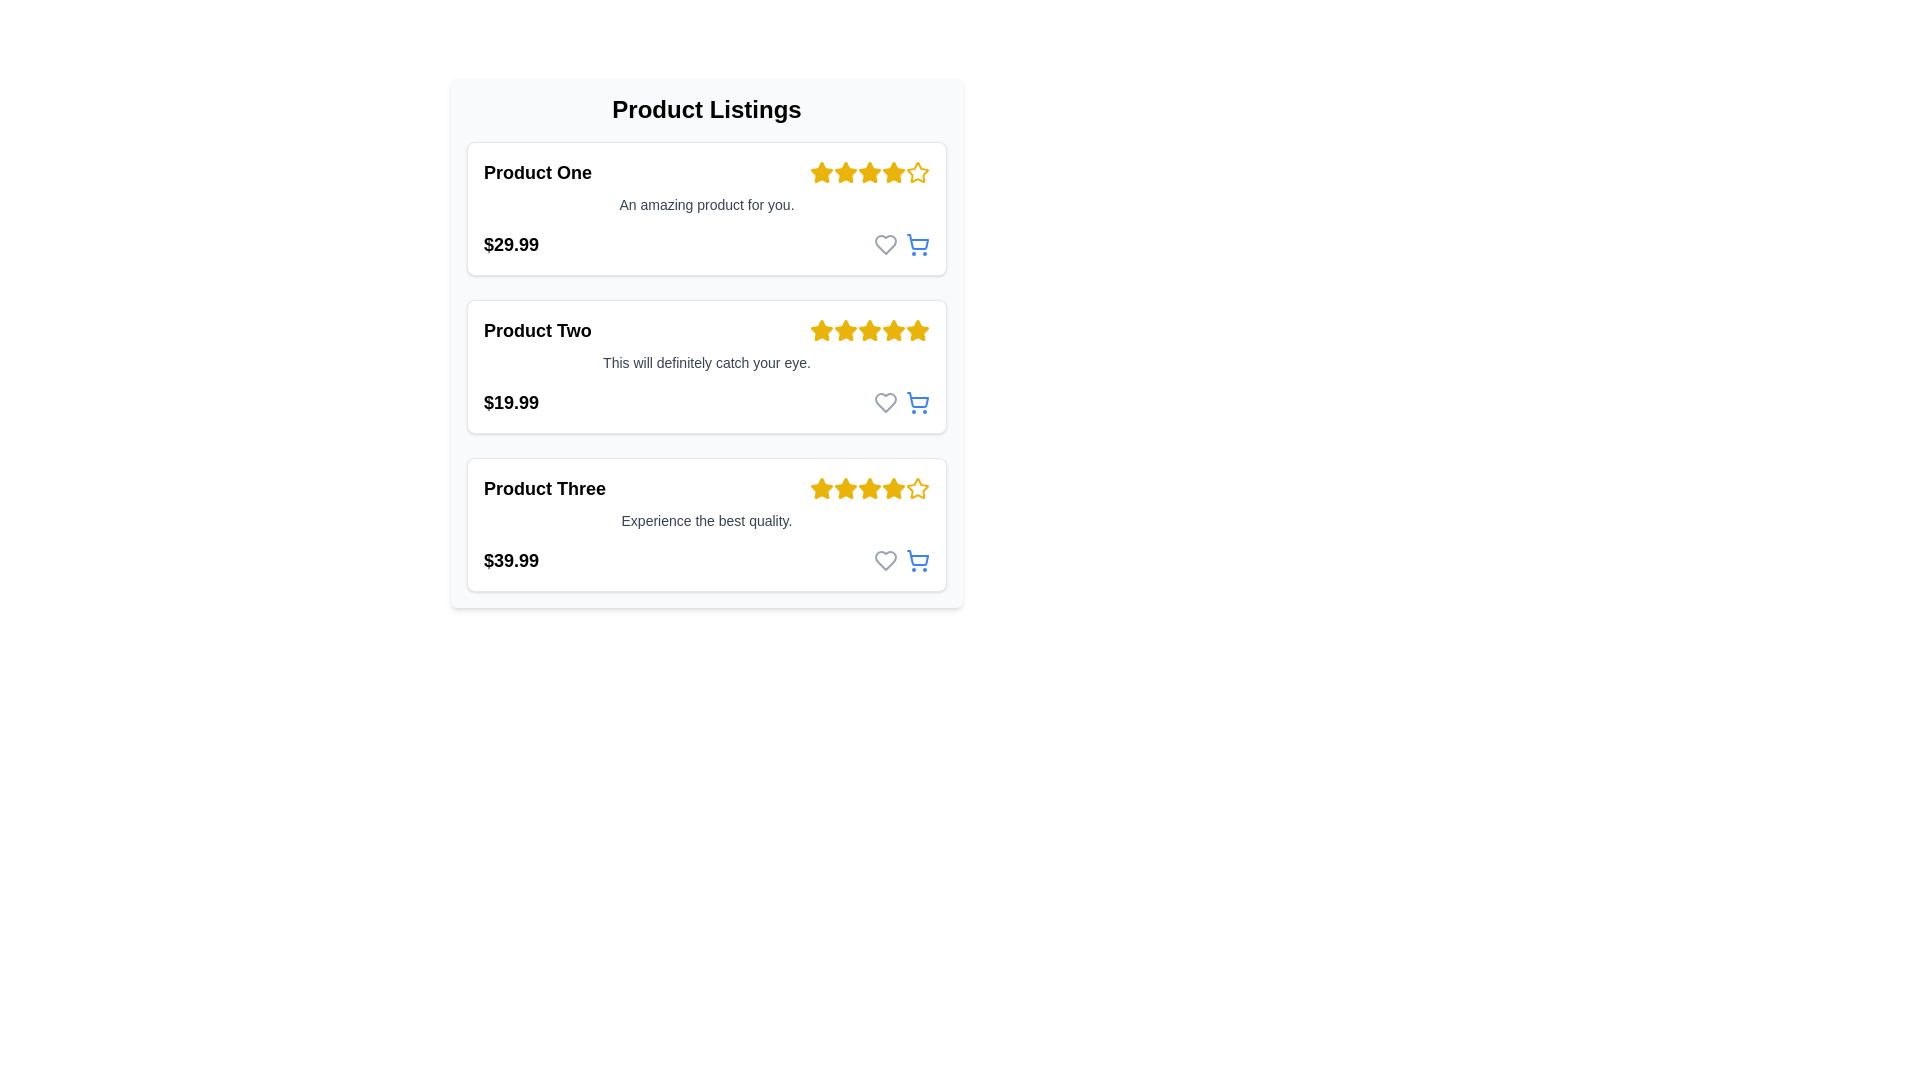 This screenshot has height=1080, width=1920. I want to click on the first yellow star-shaped rating icon for 'Product Two' located in the second product card to rate it, so click(821, 330).